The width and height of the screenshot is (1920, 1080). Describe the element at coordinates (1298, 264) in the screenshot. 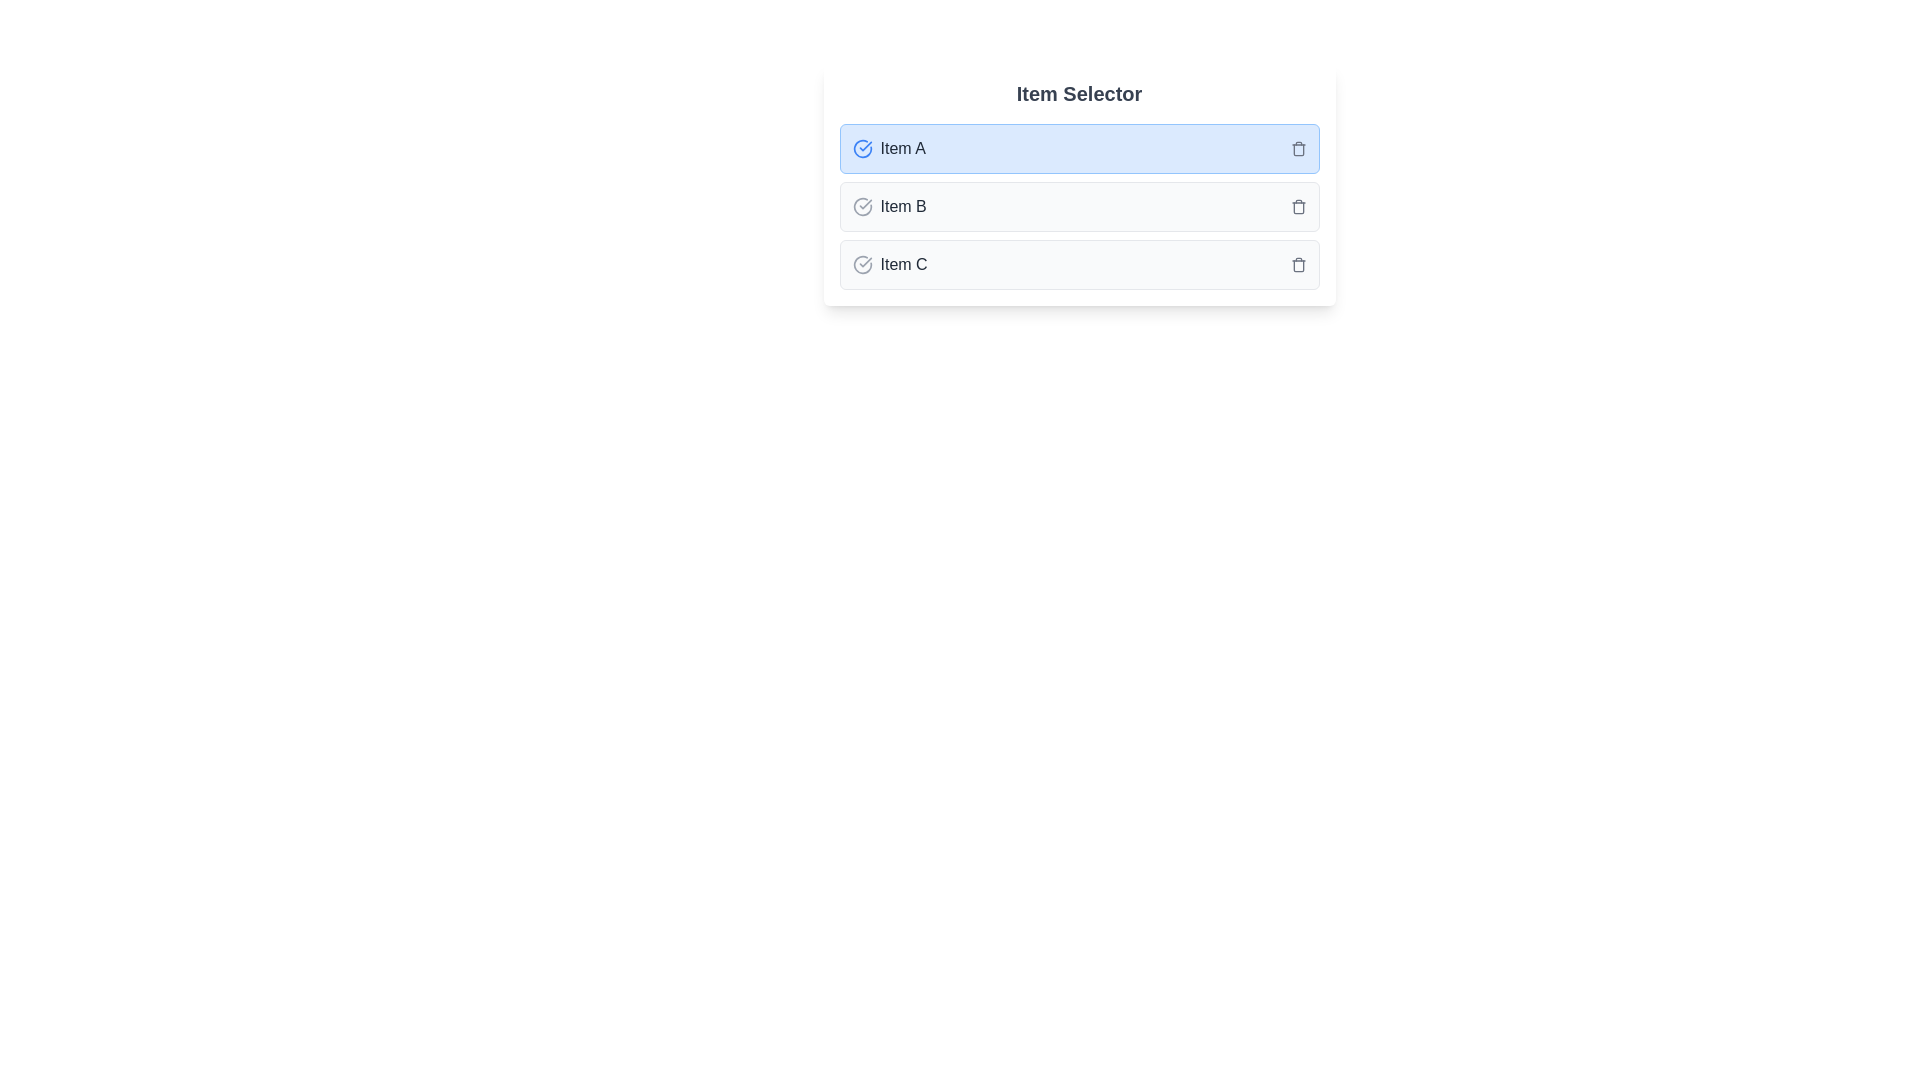

I see `the small trash icon button at the far-right of the row containing 'Item C'` at that location.